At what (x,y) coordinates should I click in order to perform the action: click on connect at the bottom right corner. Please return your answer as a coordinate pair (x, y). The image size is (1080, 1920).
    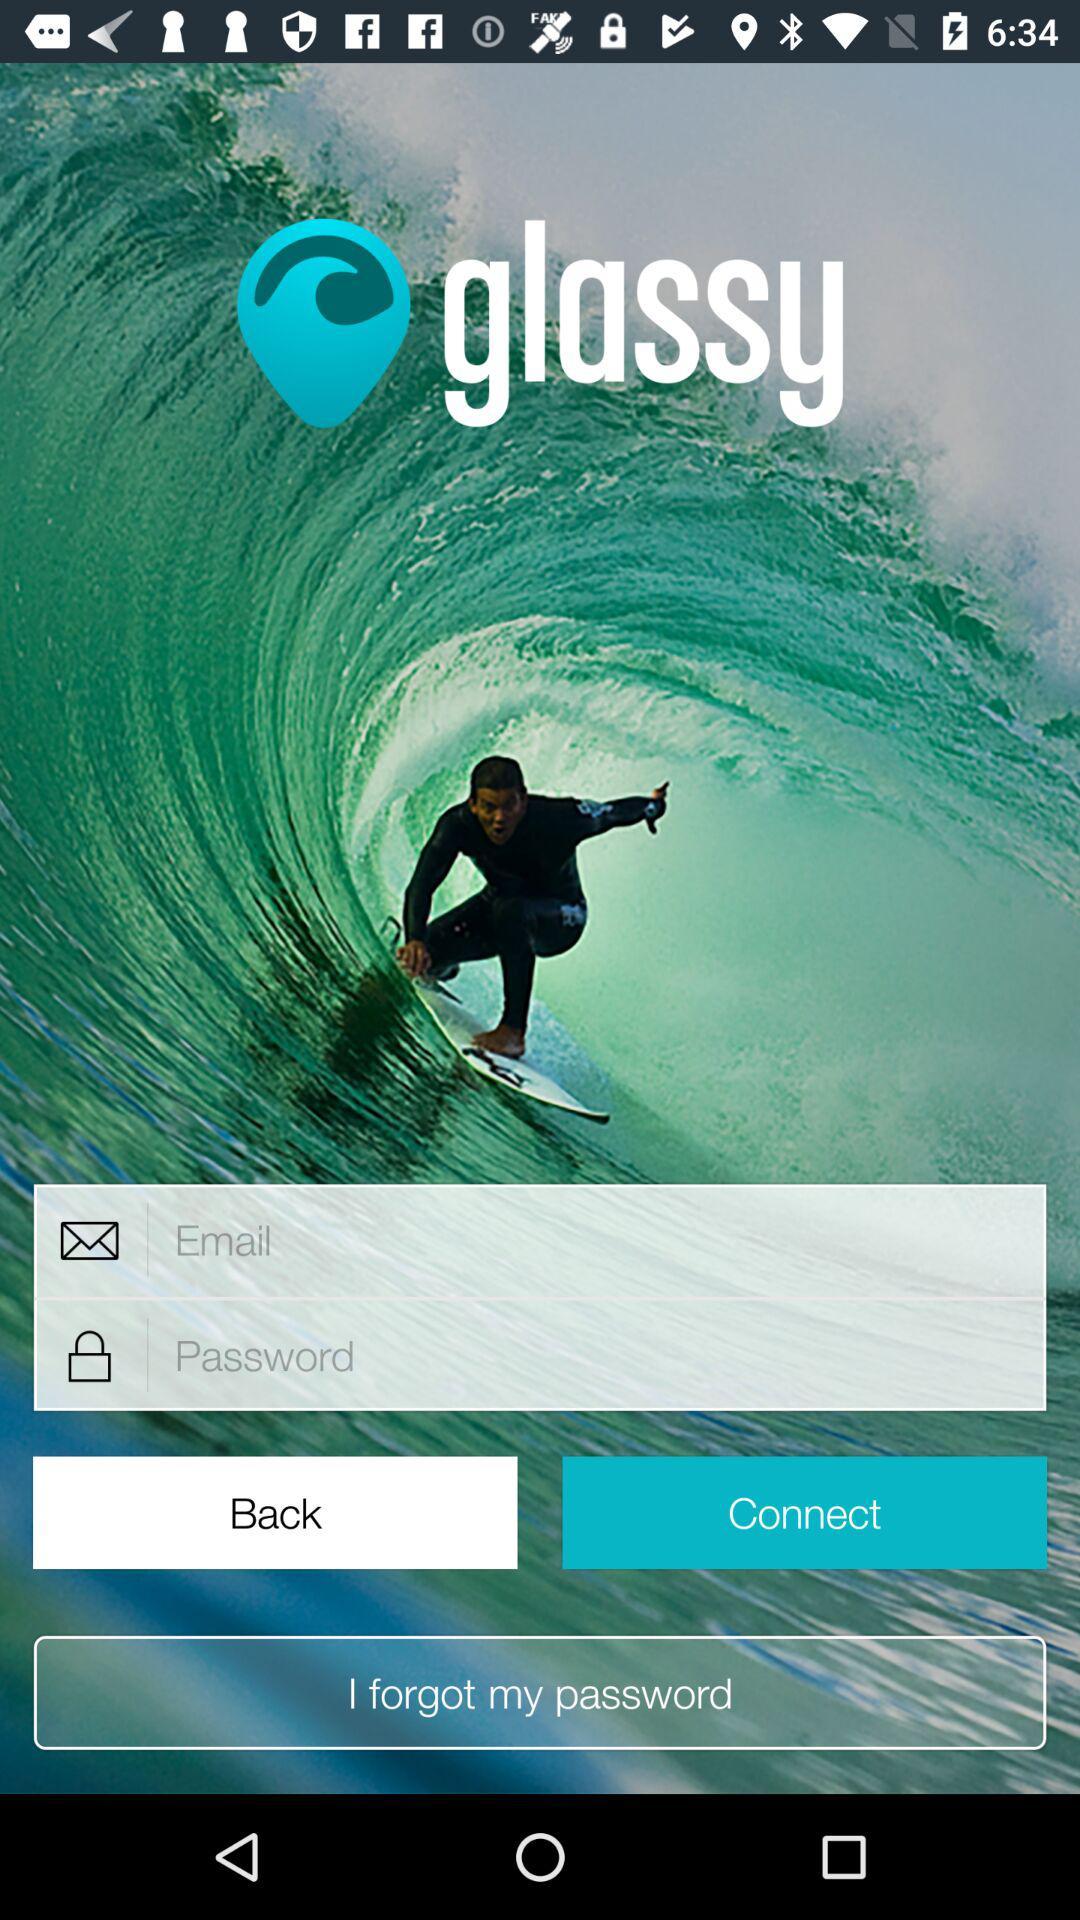
    Looking at the image, I should click on (803, 1512).